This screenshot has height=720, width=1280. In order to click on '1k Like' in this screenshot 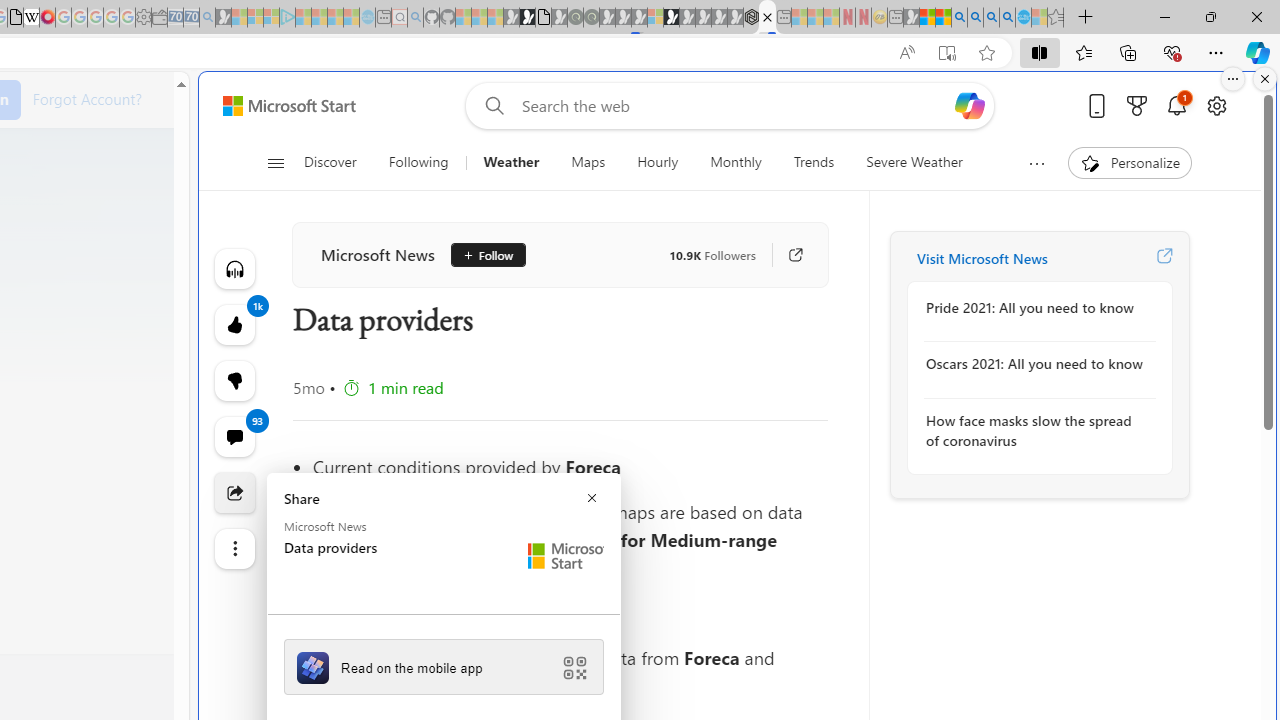, I will do `click(234, 324)`.